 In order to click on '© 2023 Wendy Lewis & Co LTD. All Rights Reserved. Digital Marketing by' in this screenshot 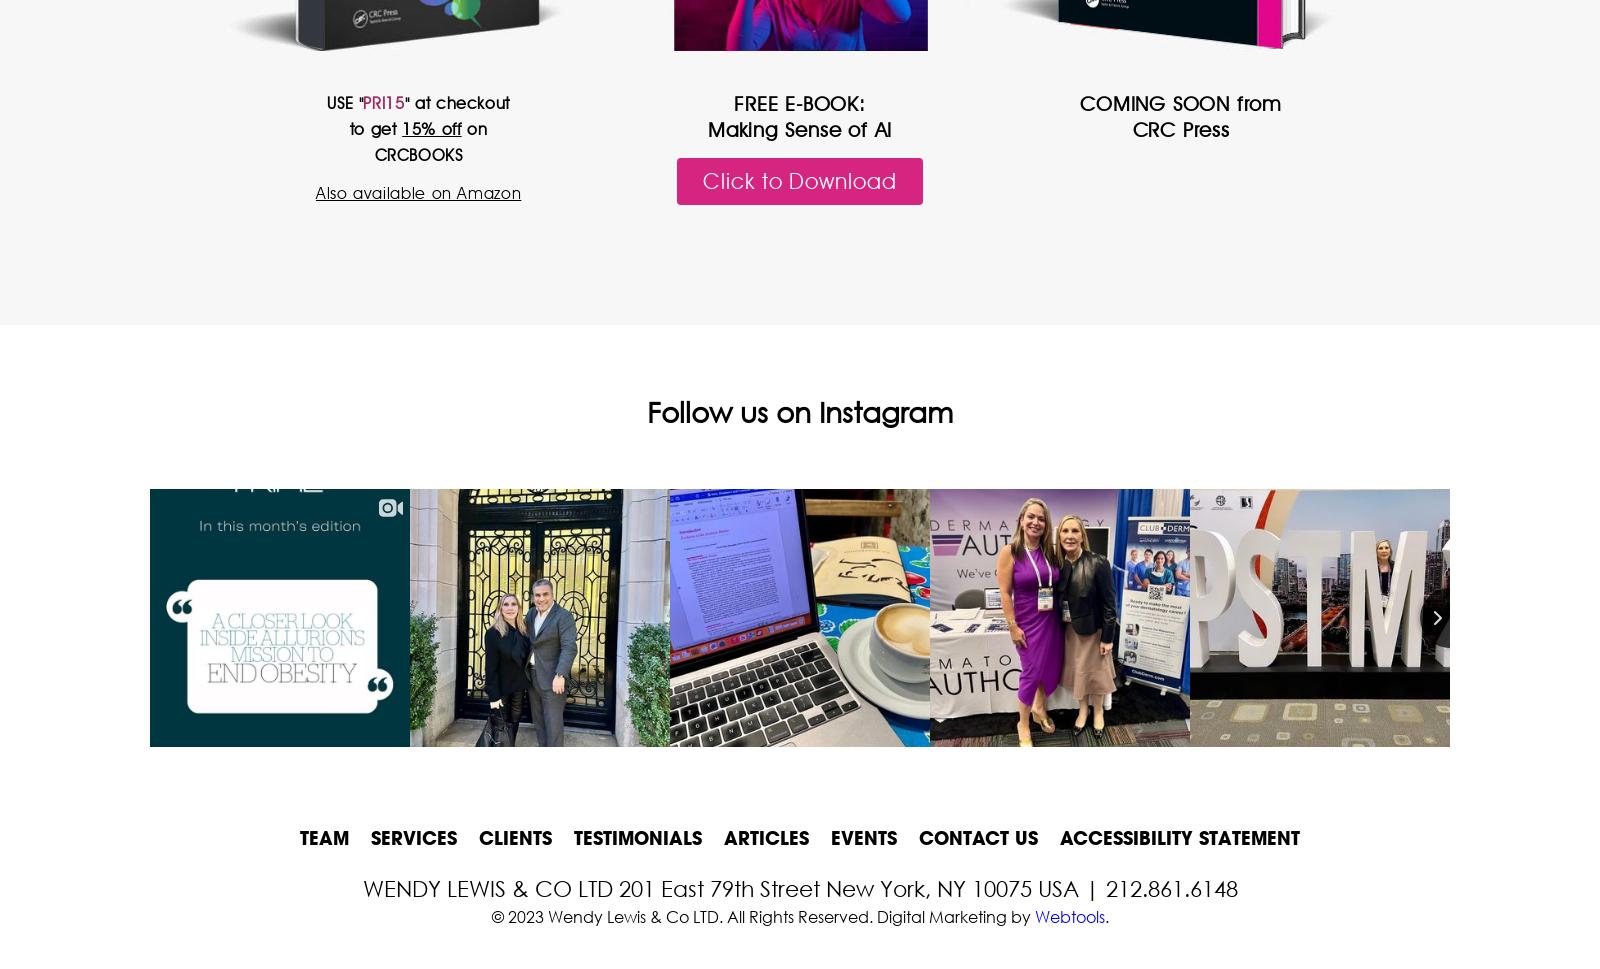, I will do `click(762, 915)`.